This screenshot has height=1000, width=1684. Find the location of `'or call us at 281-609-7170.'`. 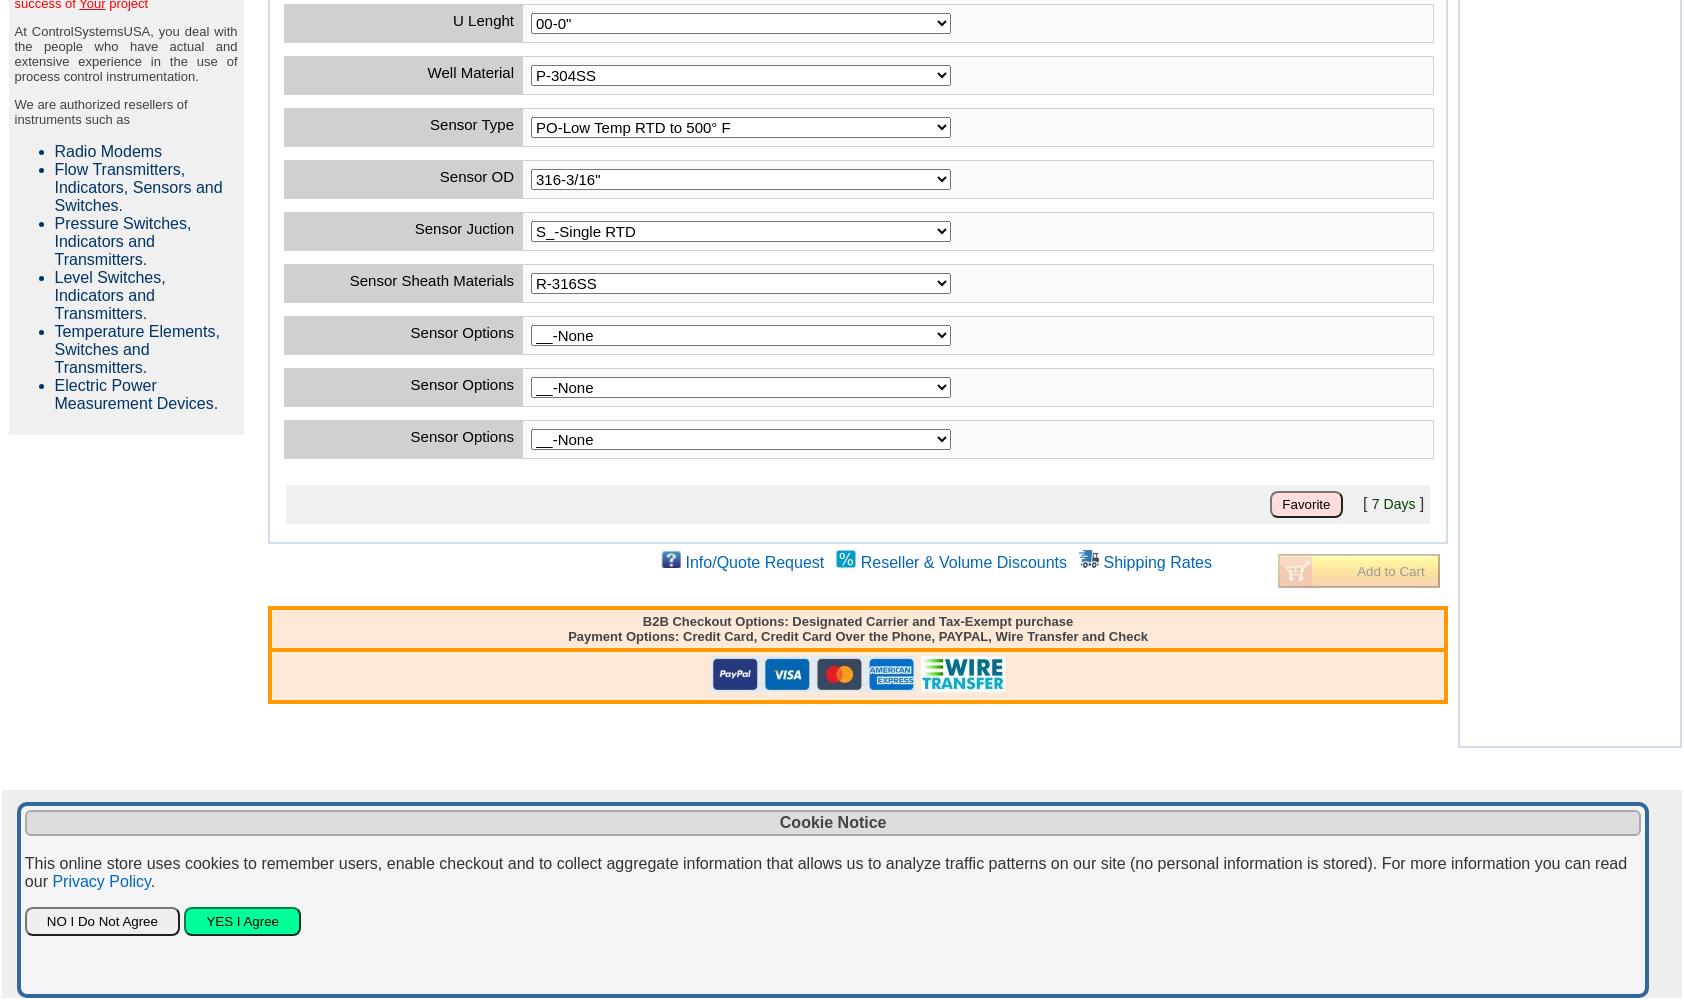

'or call us at 281-609-7170.' is located at coordinates (448, 898).